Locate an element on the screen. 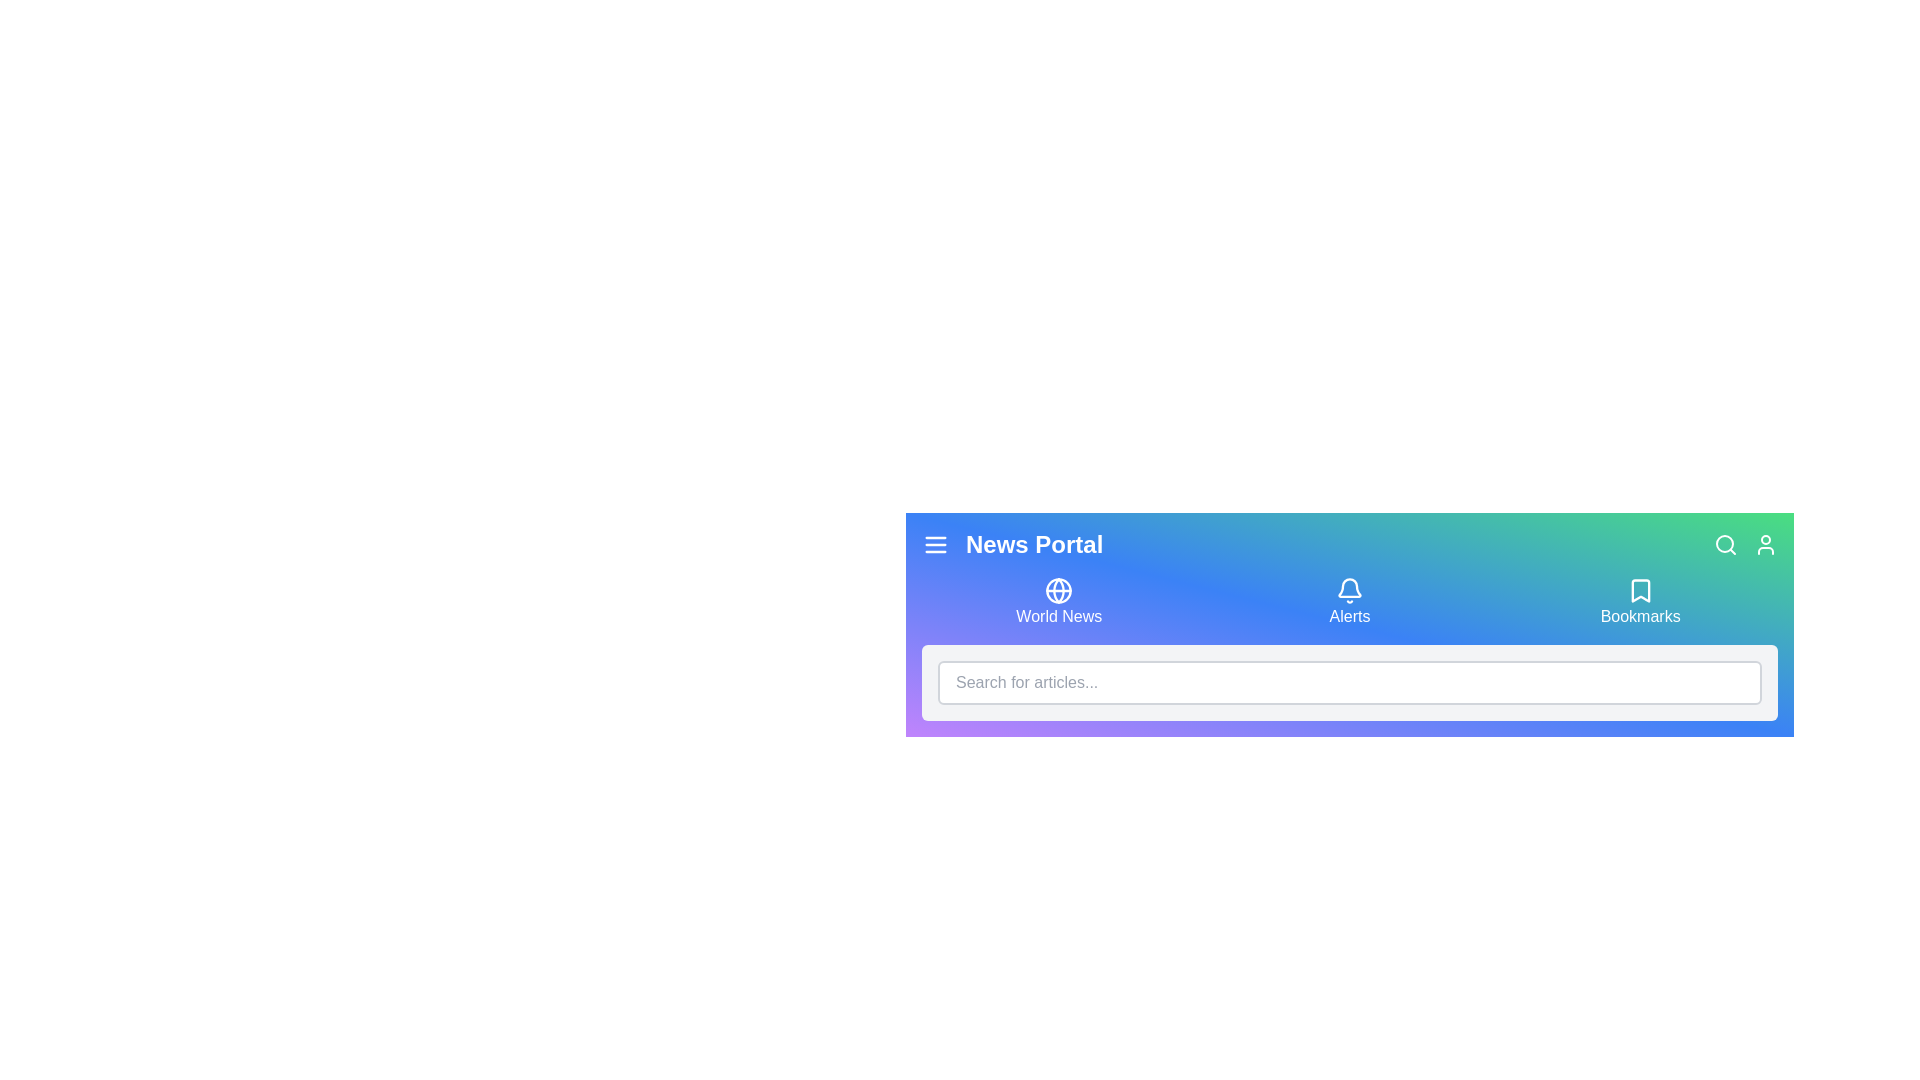  the menu toggle button to toggle the menu visibility is located at coordinates (935, 544).